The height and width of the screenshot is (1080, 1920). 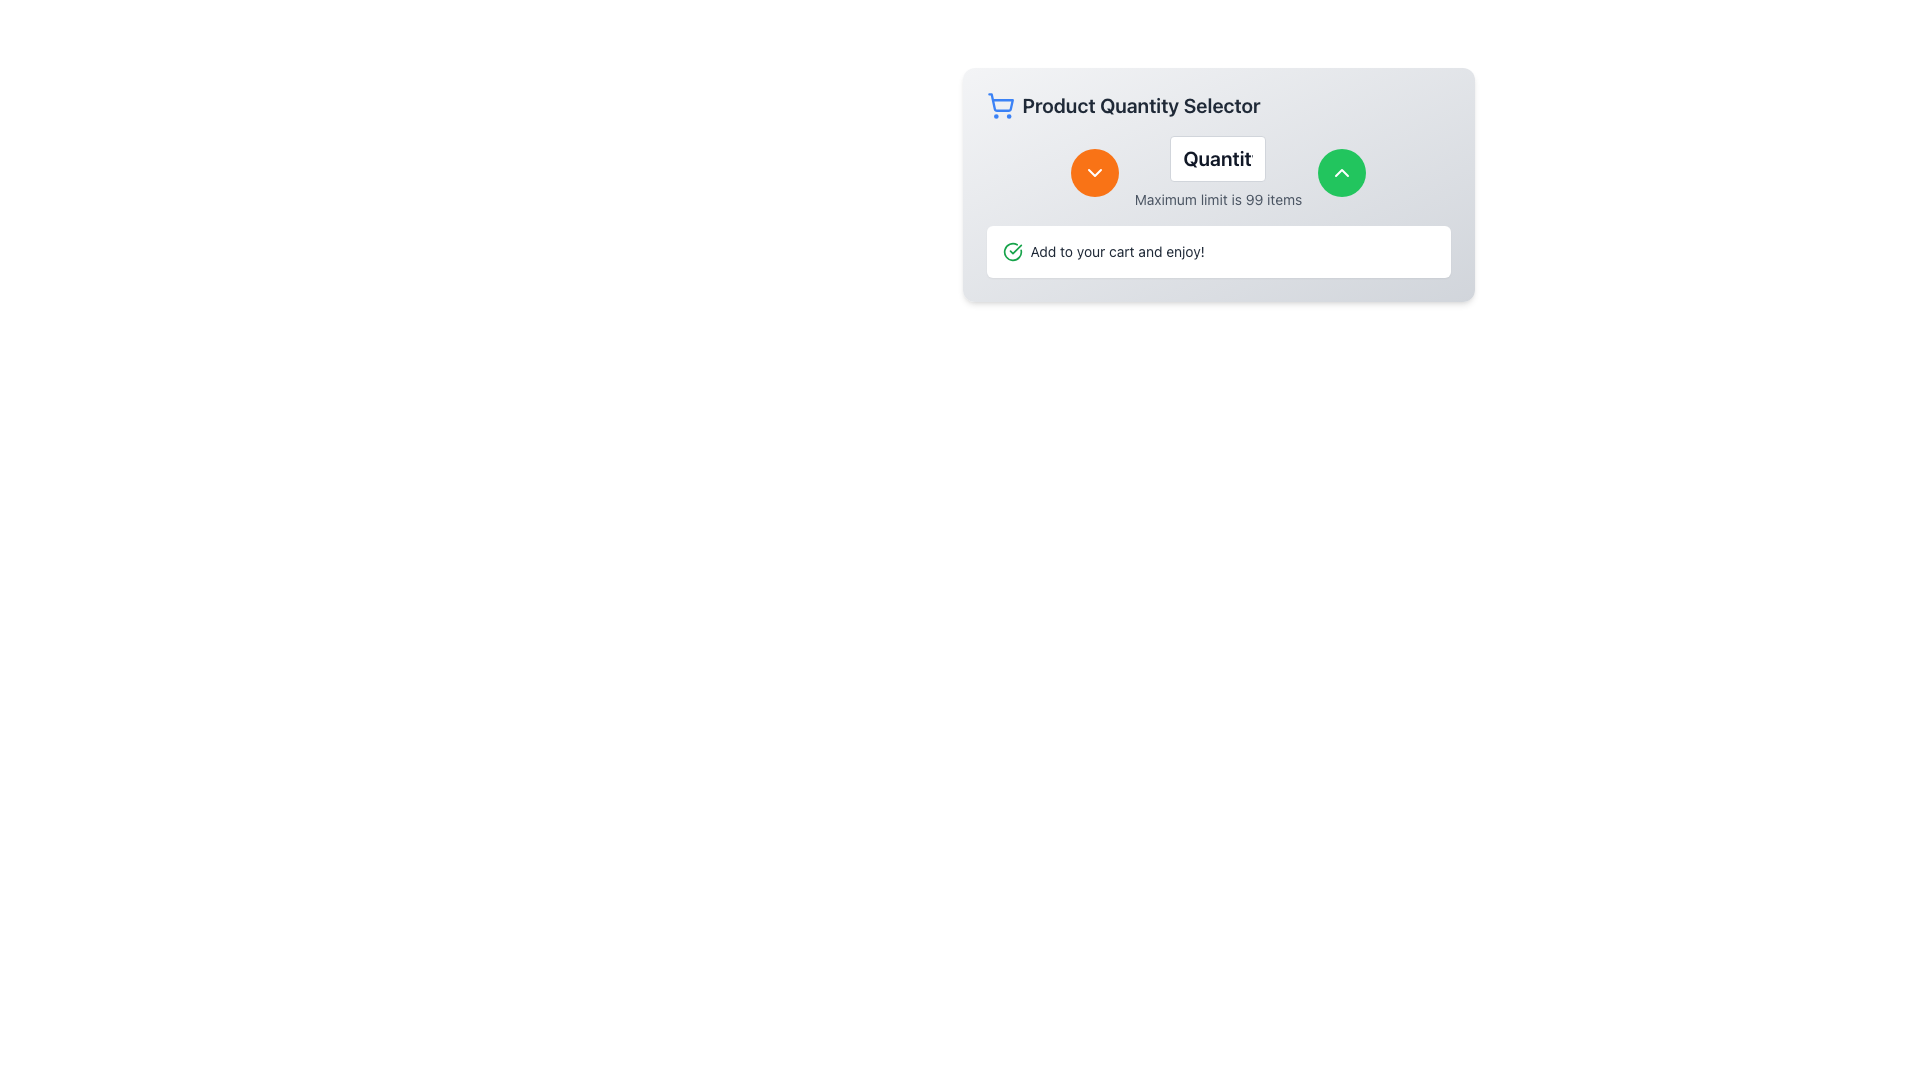 What do you see at coordinates (1093, 172) in the screenshot?
I see `the decrease quantity button located on the left side of the quantity selection interface` at bounding box center [1093, 172].